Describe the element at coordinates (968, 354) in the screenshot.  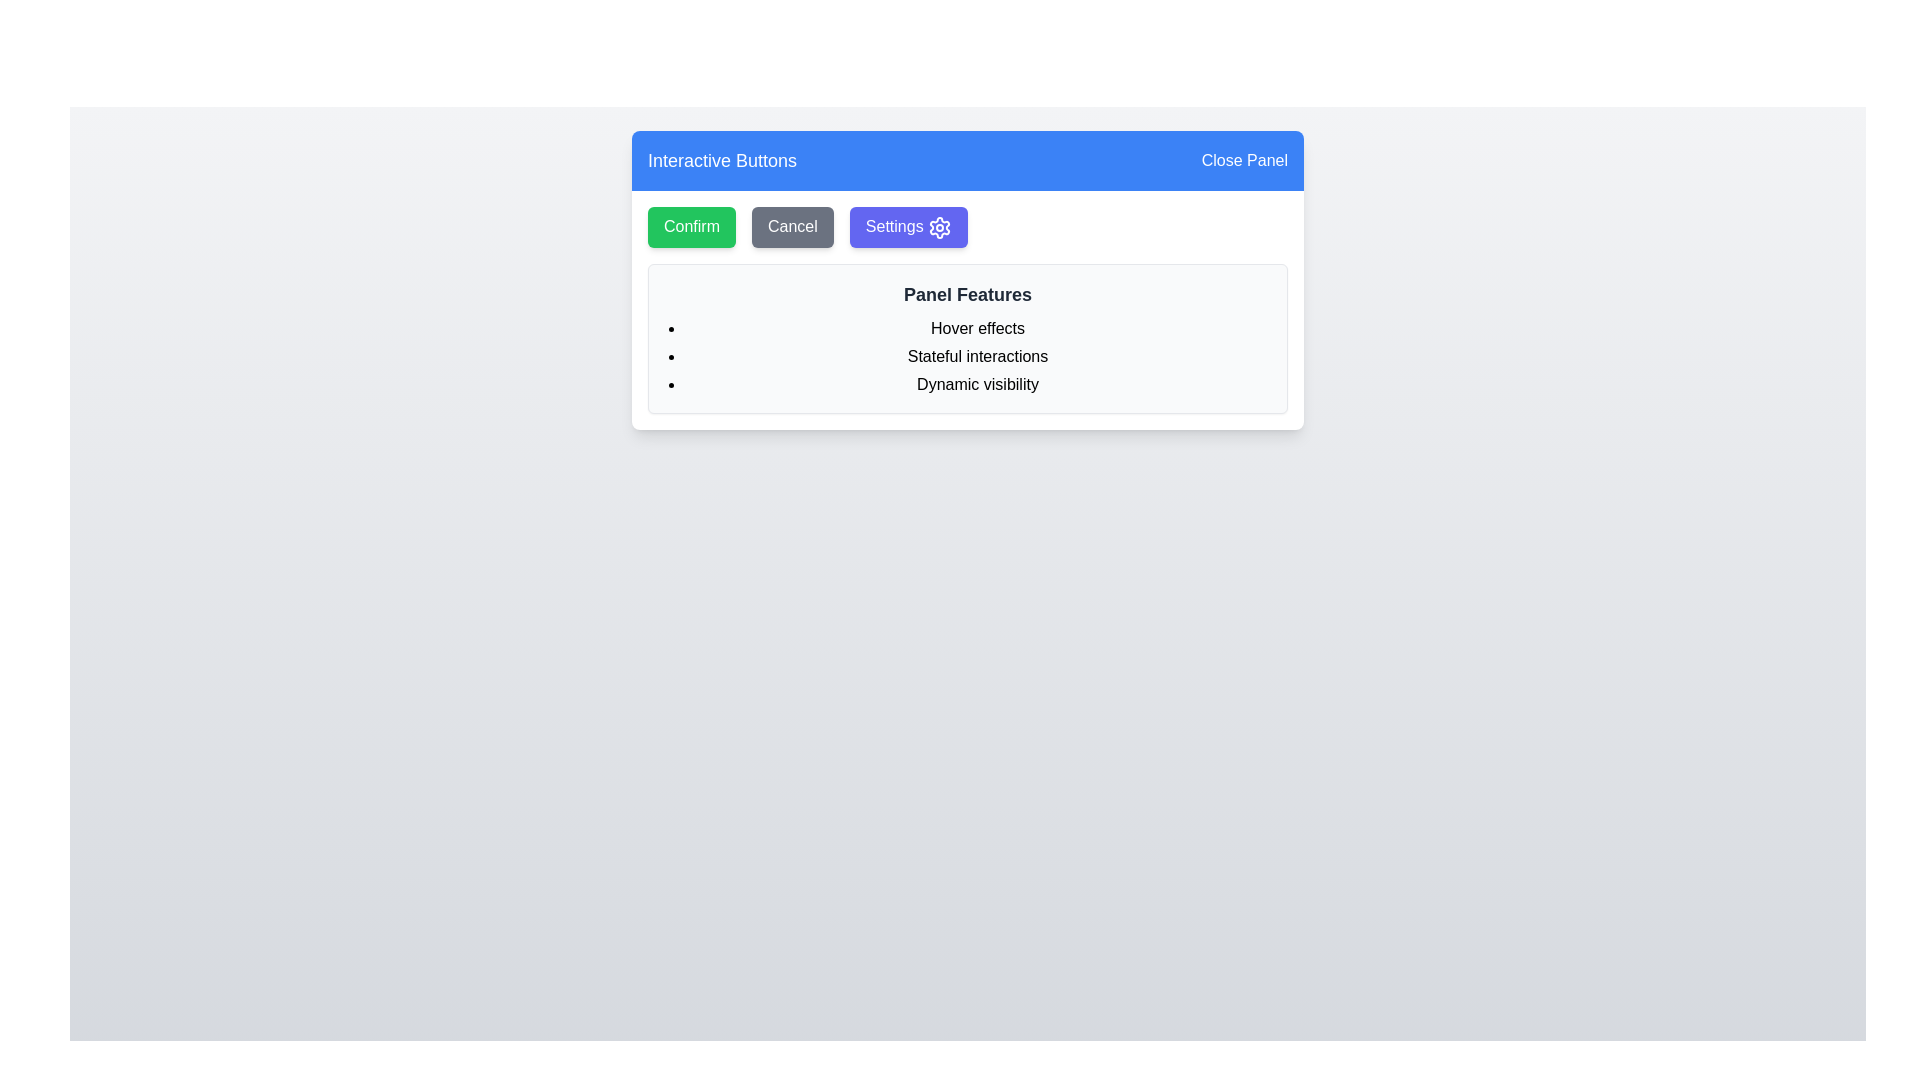
I see `the text items in the vertically arranged list of features, which includes 'Hover effects,' 'Stateful interactions,' and 'Dynamic visibility,' located in the center of the 'Panel Features' section` at that location.